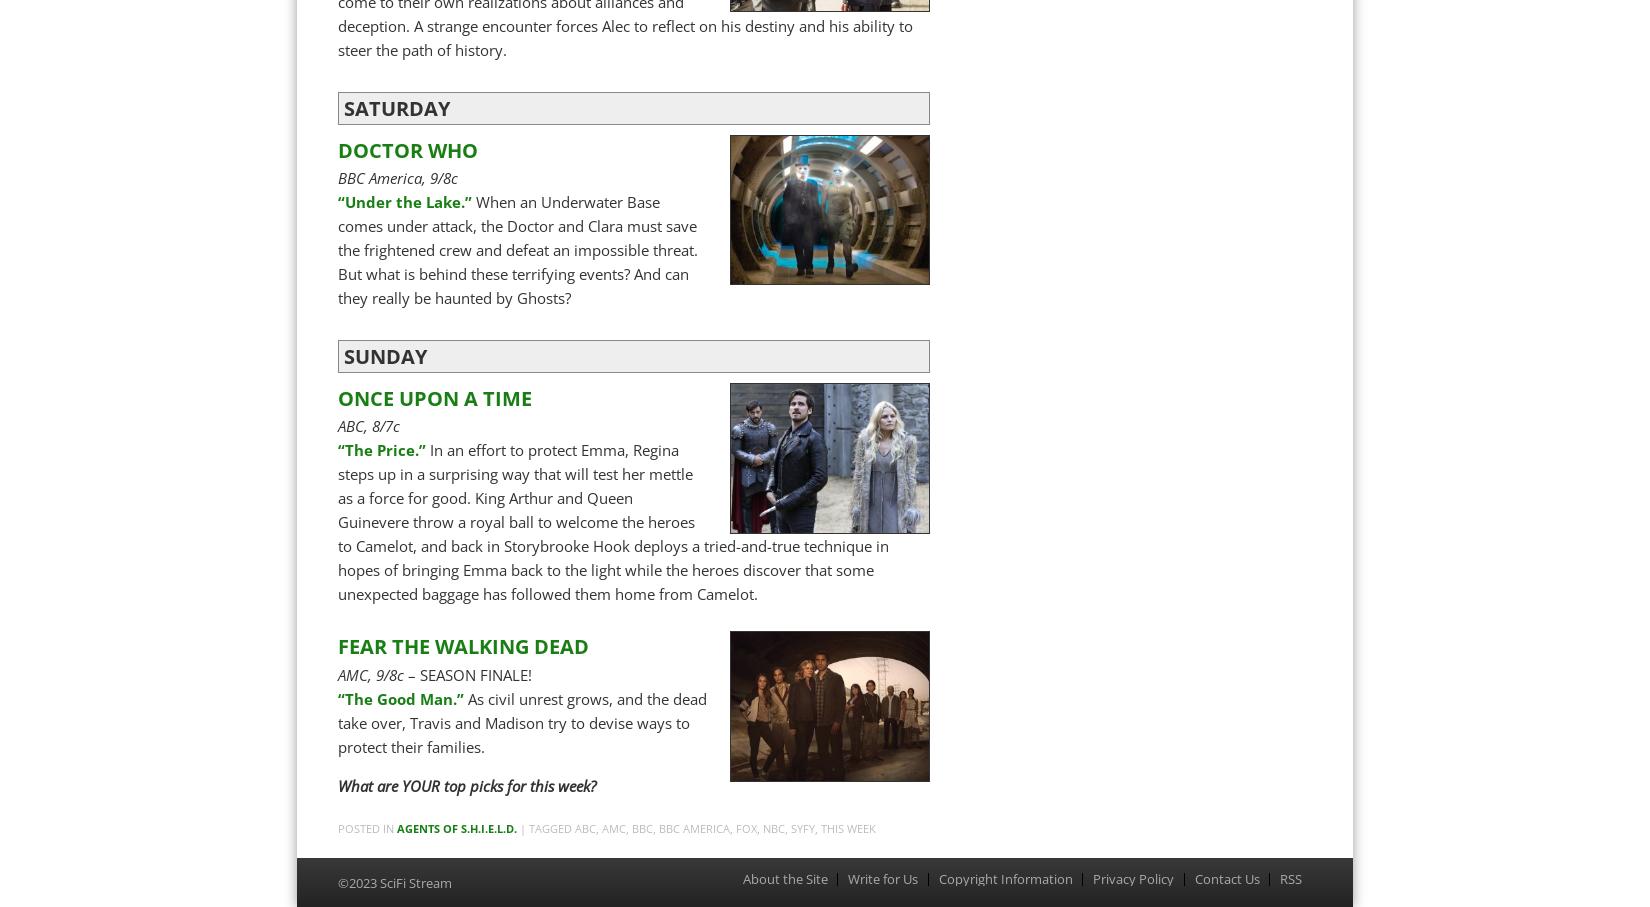 This screenshot has height=907, width=1650. What do you see at coordinates (516, 248) in the screenshot?
I see `'When an Underwater Base comes under attack, the Doctor and Clara must save the frightened crew and defeat an impossible threat. But what is behind these terrifying events? And can they really be haunted by Ghosts?'` at bounding box center [516, 248].